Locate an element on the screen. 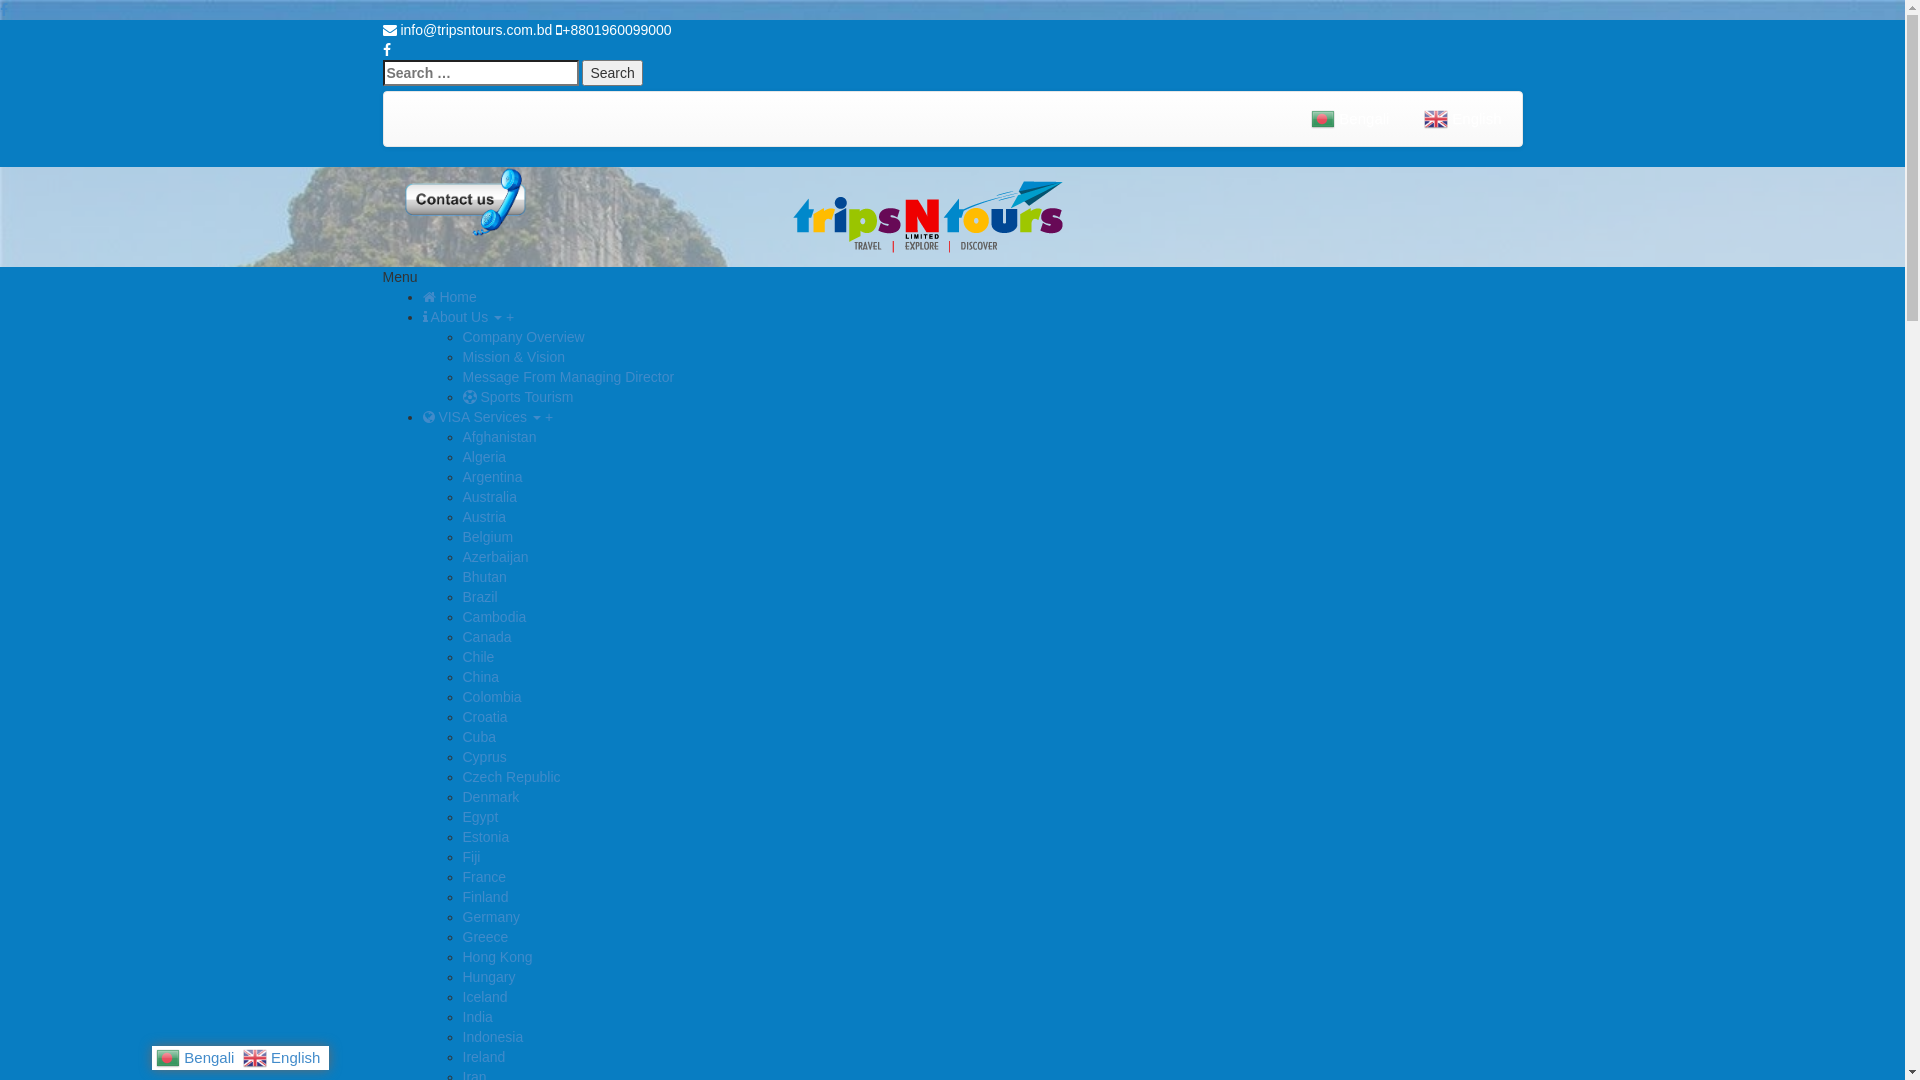 The width and height of the screenshot is (1920, 1080). 'Hong Kong' is located at coordinates (497, 955).